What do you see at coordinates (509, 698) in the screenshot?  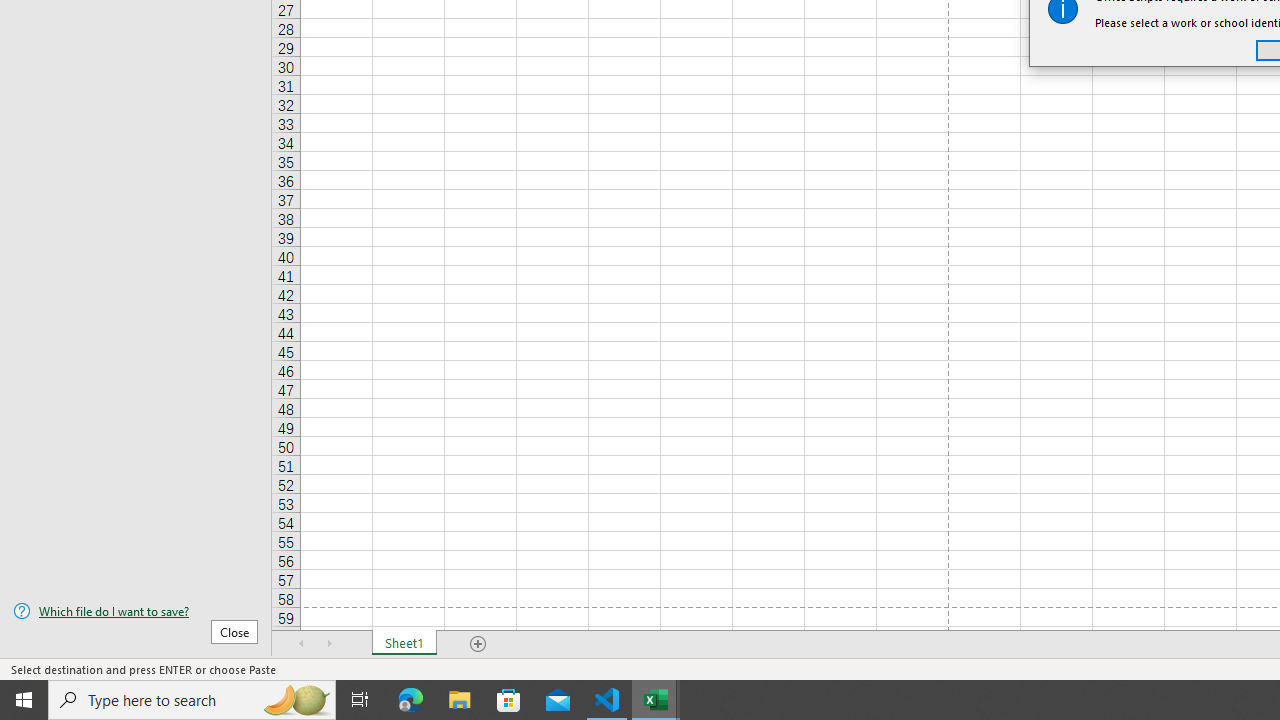 I see `'Microsoft Store'` at bounding box center [509, 698].